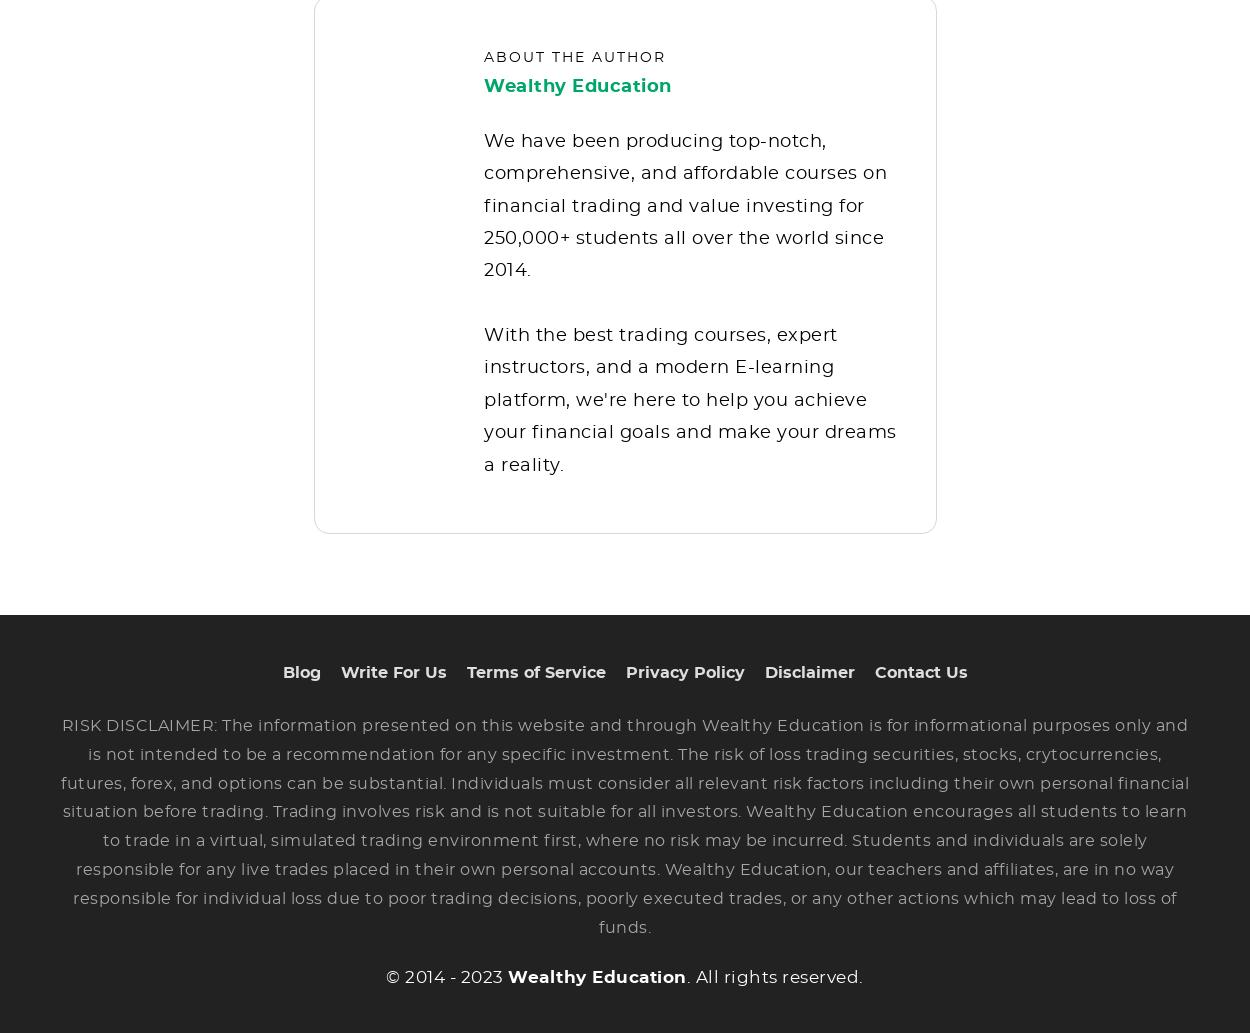 This screenshot has width=1250, height=1033. Describe the element at coordinates (809, 686) in the screenshot. I see `'Disclaimer'` at that location.